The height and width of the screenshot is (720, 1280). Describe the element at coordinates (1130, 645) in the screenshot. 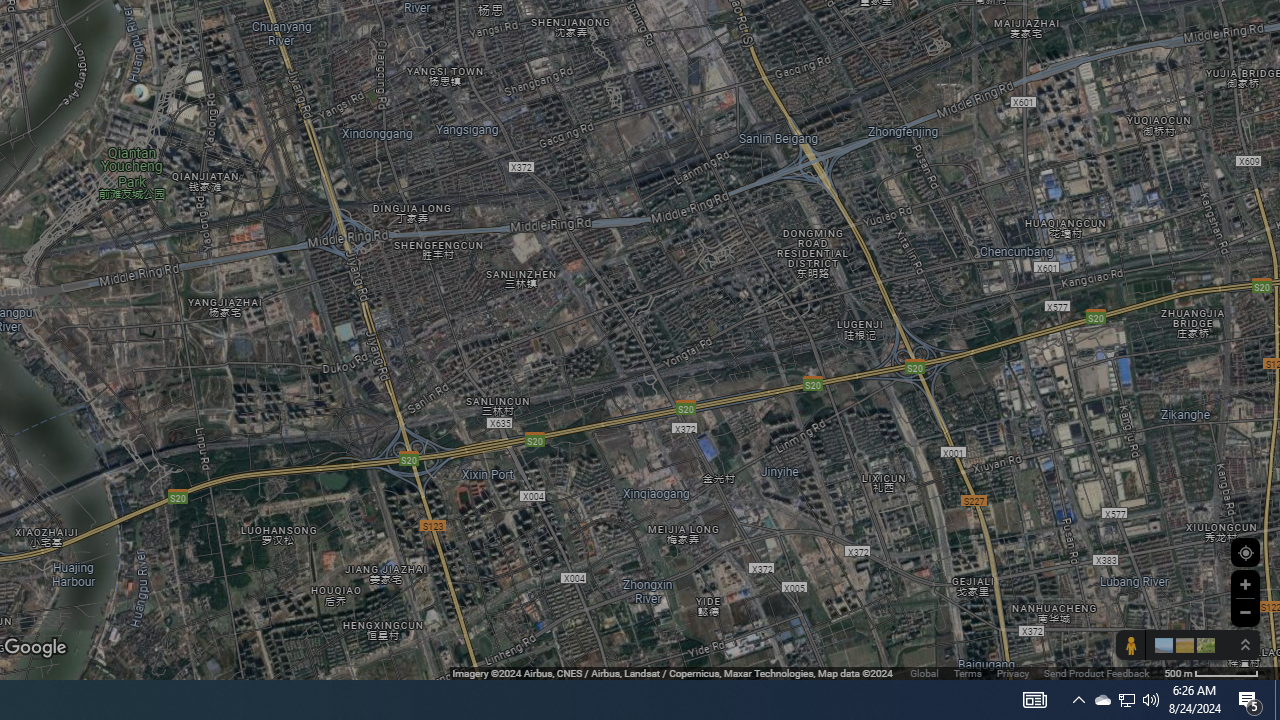

I see `'Show Street View coverage'` at that location.